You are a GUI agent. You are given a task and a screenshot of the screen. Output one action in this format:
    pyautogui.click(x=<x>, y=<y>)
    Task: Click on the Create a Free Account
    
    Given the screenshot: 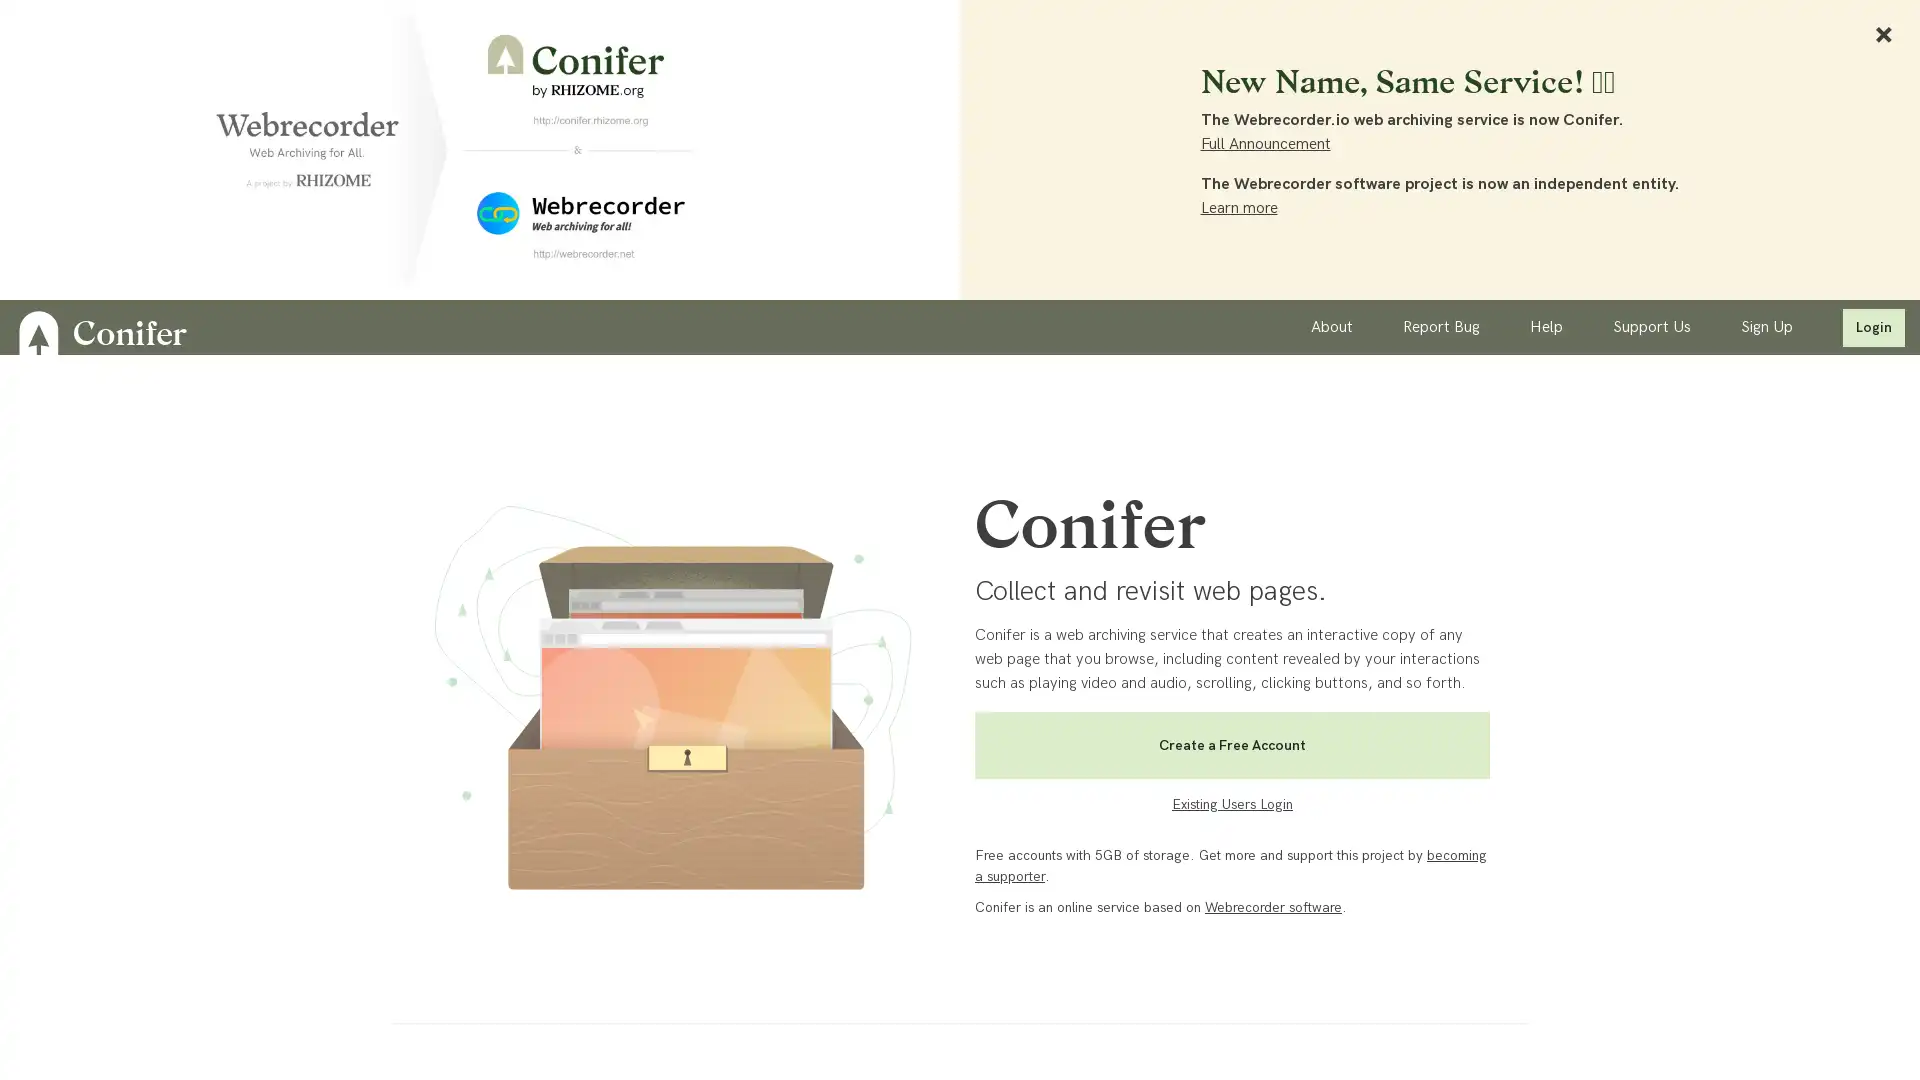 What is the action you would take?
    pyautogui.click(x=1231, y=745)
    